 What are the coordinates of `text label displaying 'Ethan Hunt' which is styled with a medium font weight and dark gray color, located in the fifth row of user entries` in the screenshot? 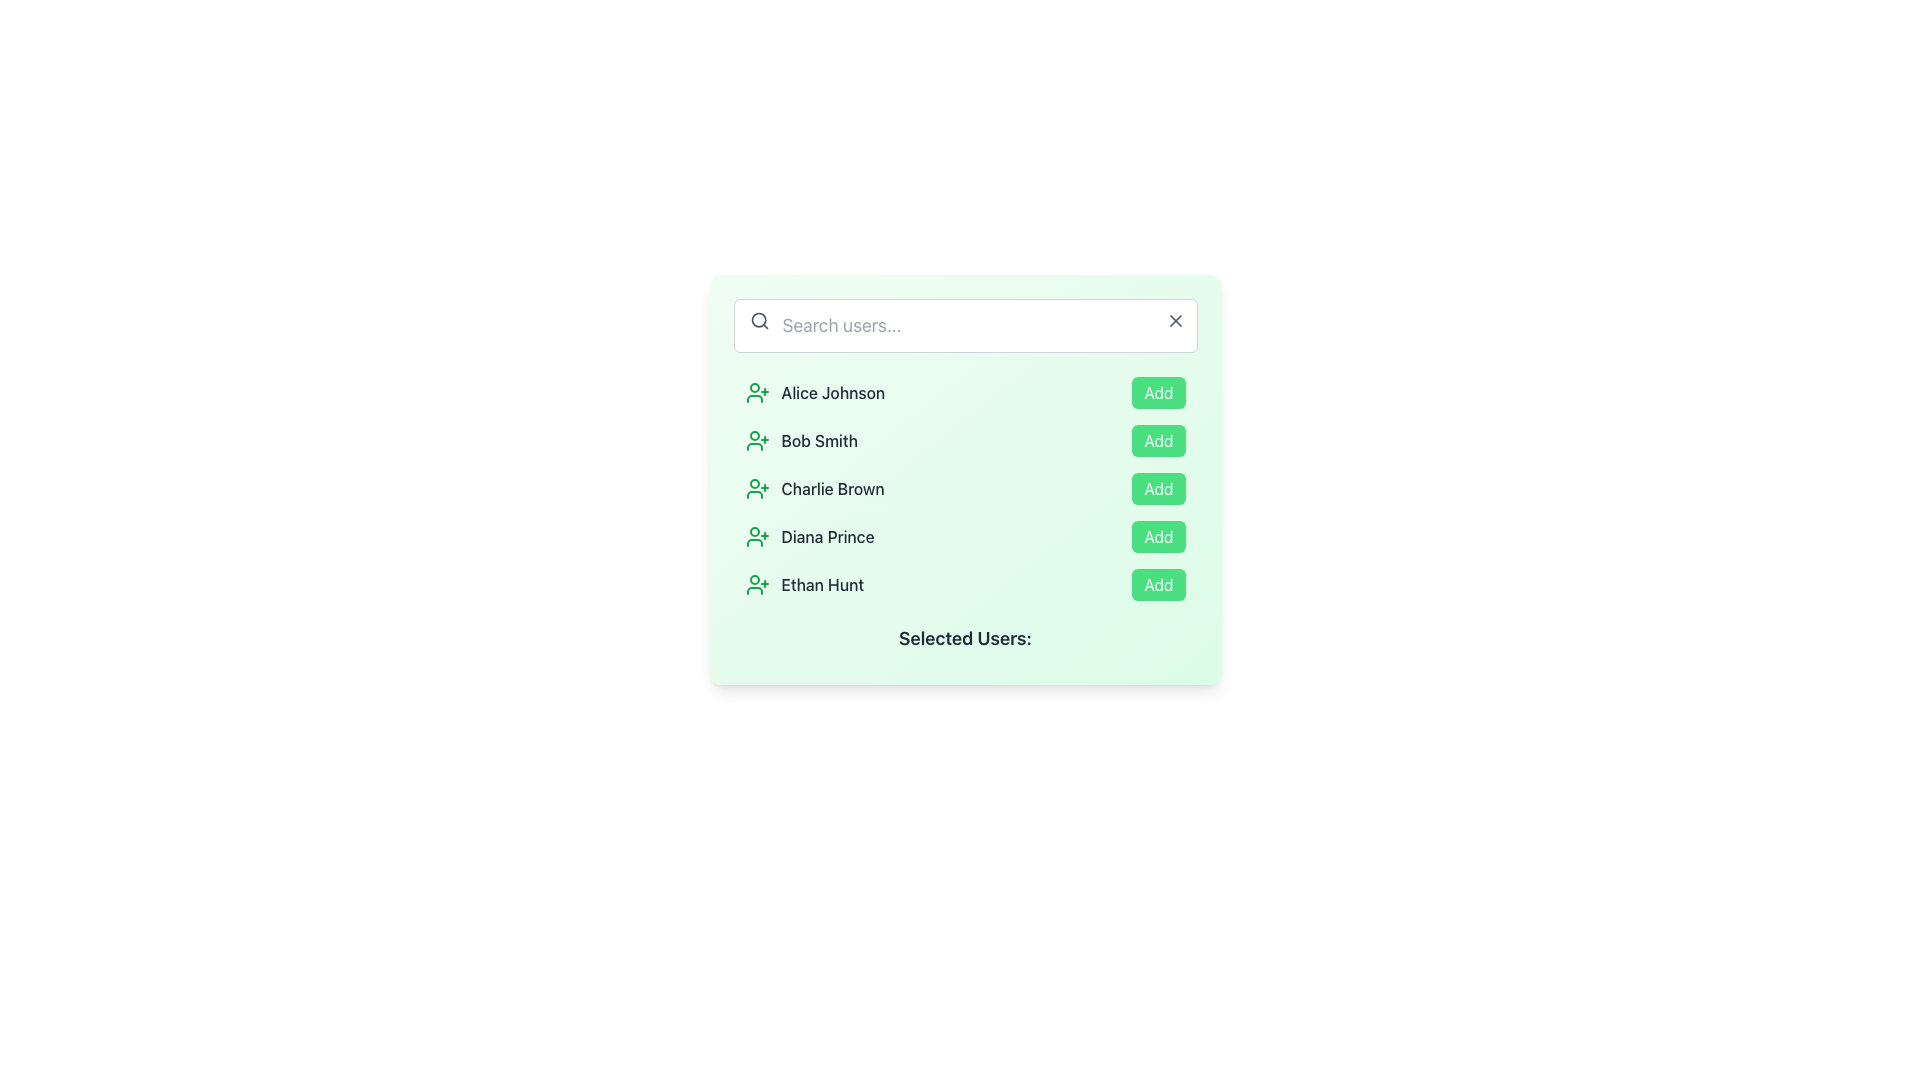 It's located at (822, 585).